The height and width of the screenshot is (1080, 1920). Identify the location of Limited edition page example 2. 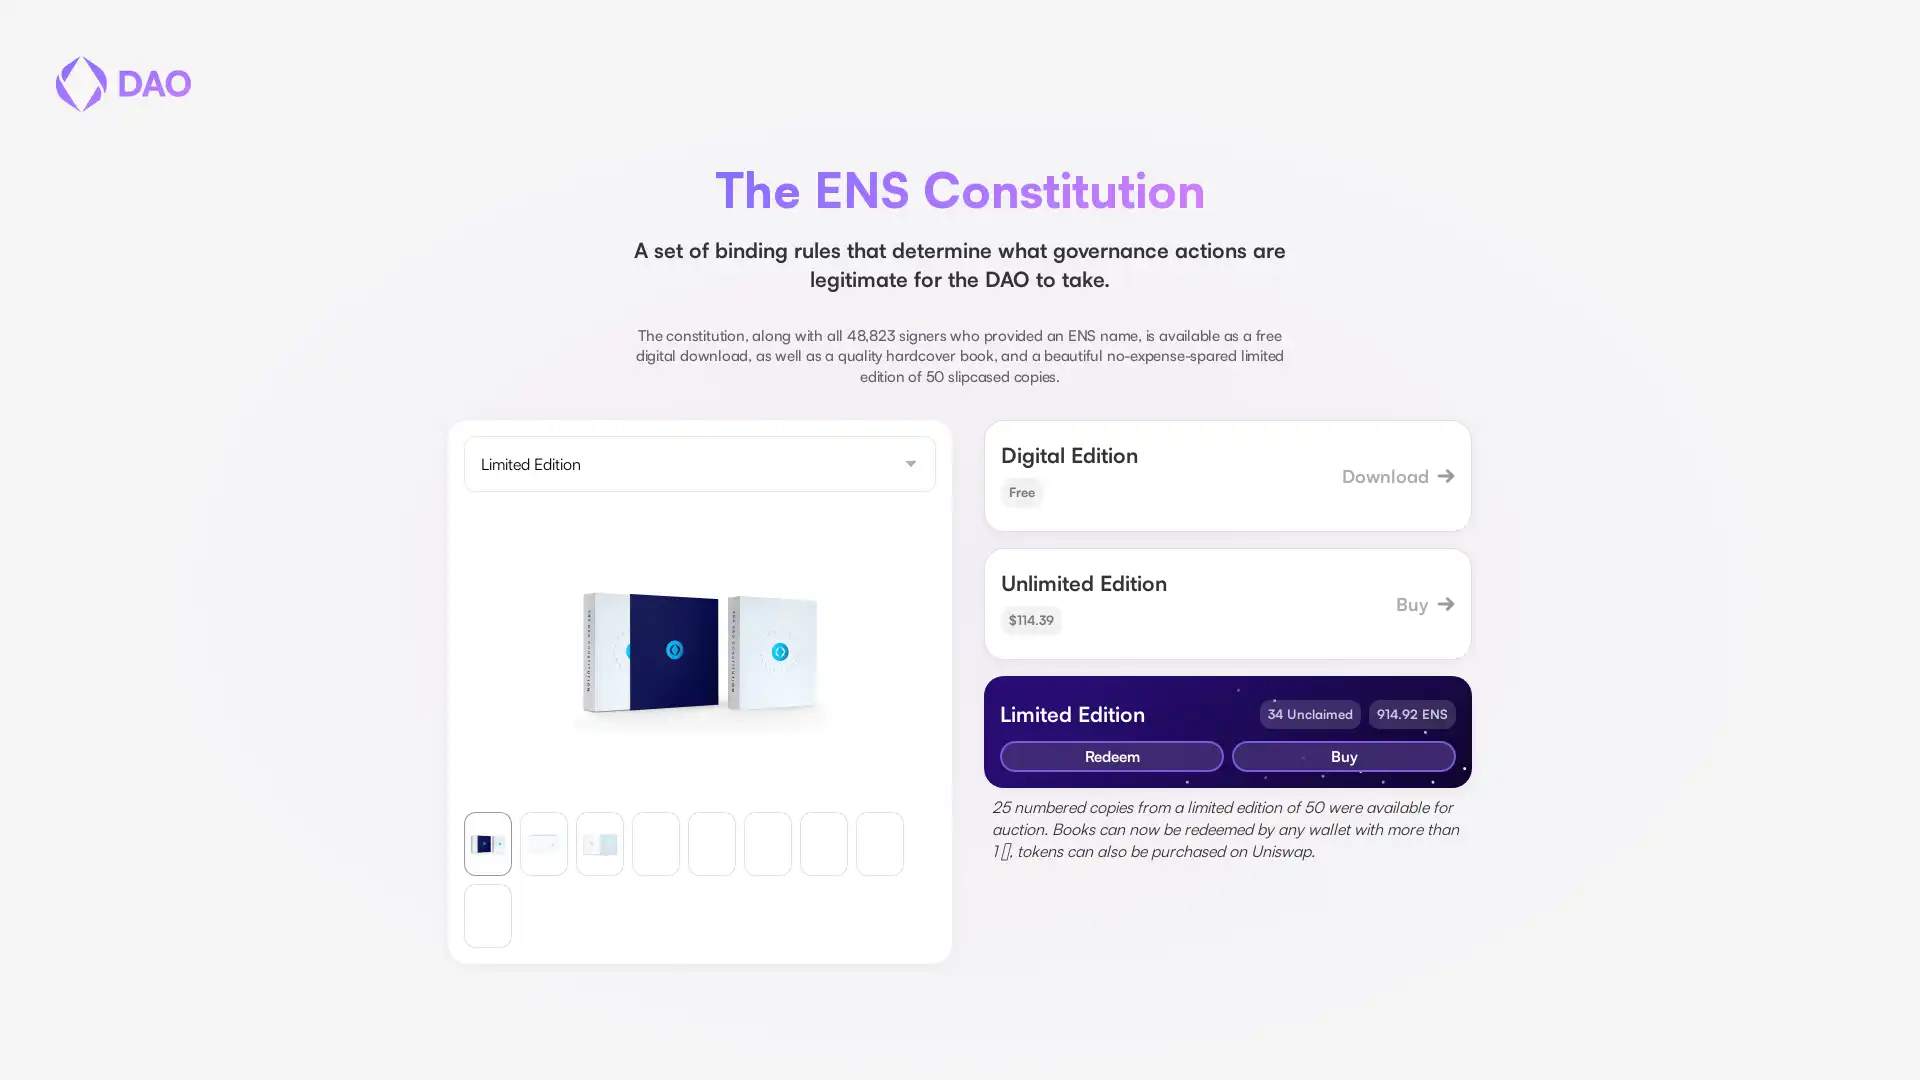
(656, 843).